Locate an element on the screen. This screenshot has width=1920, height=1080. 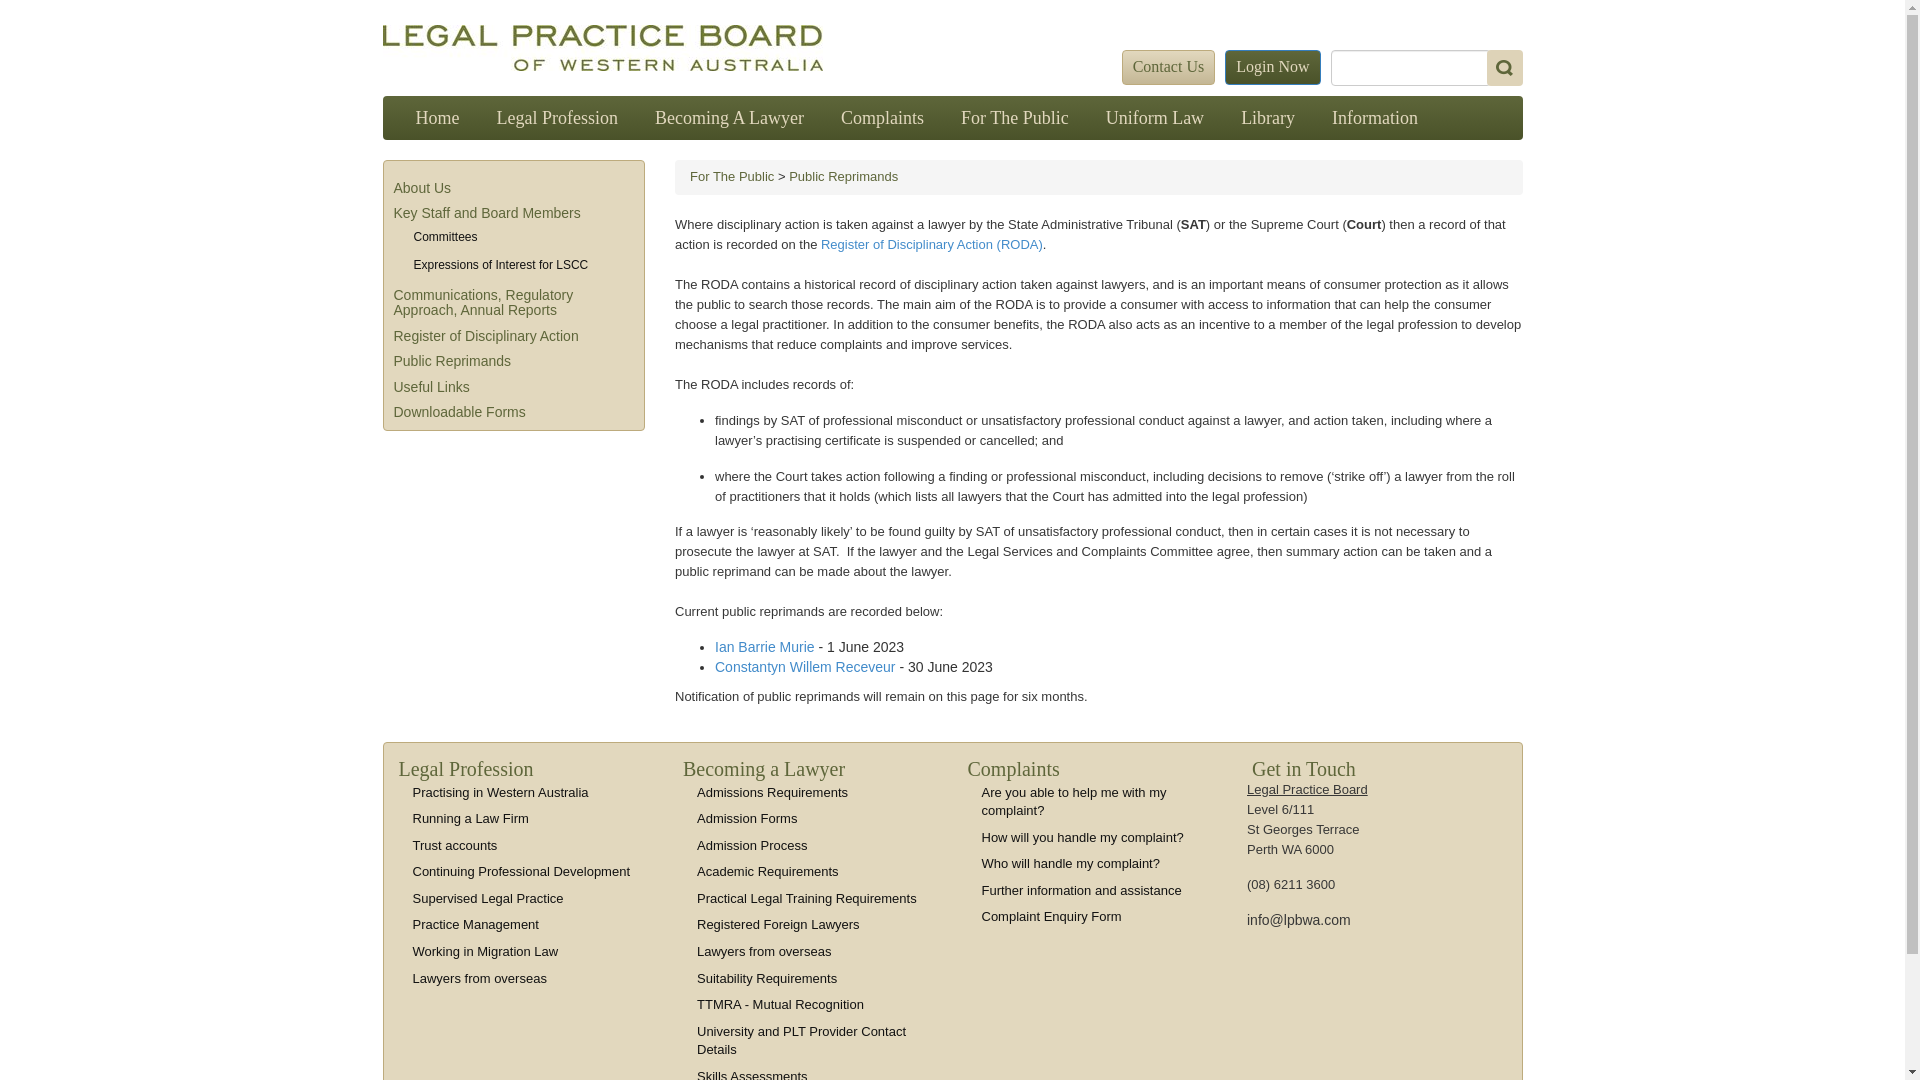
'Registered Foreign Lawyers' is located at coordinates (696, 924).